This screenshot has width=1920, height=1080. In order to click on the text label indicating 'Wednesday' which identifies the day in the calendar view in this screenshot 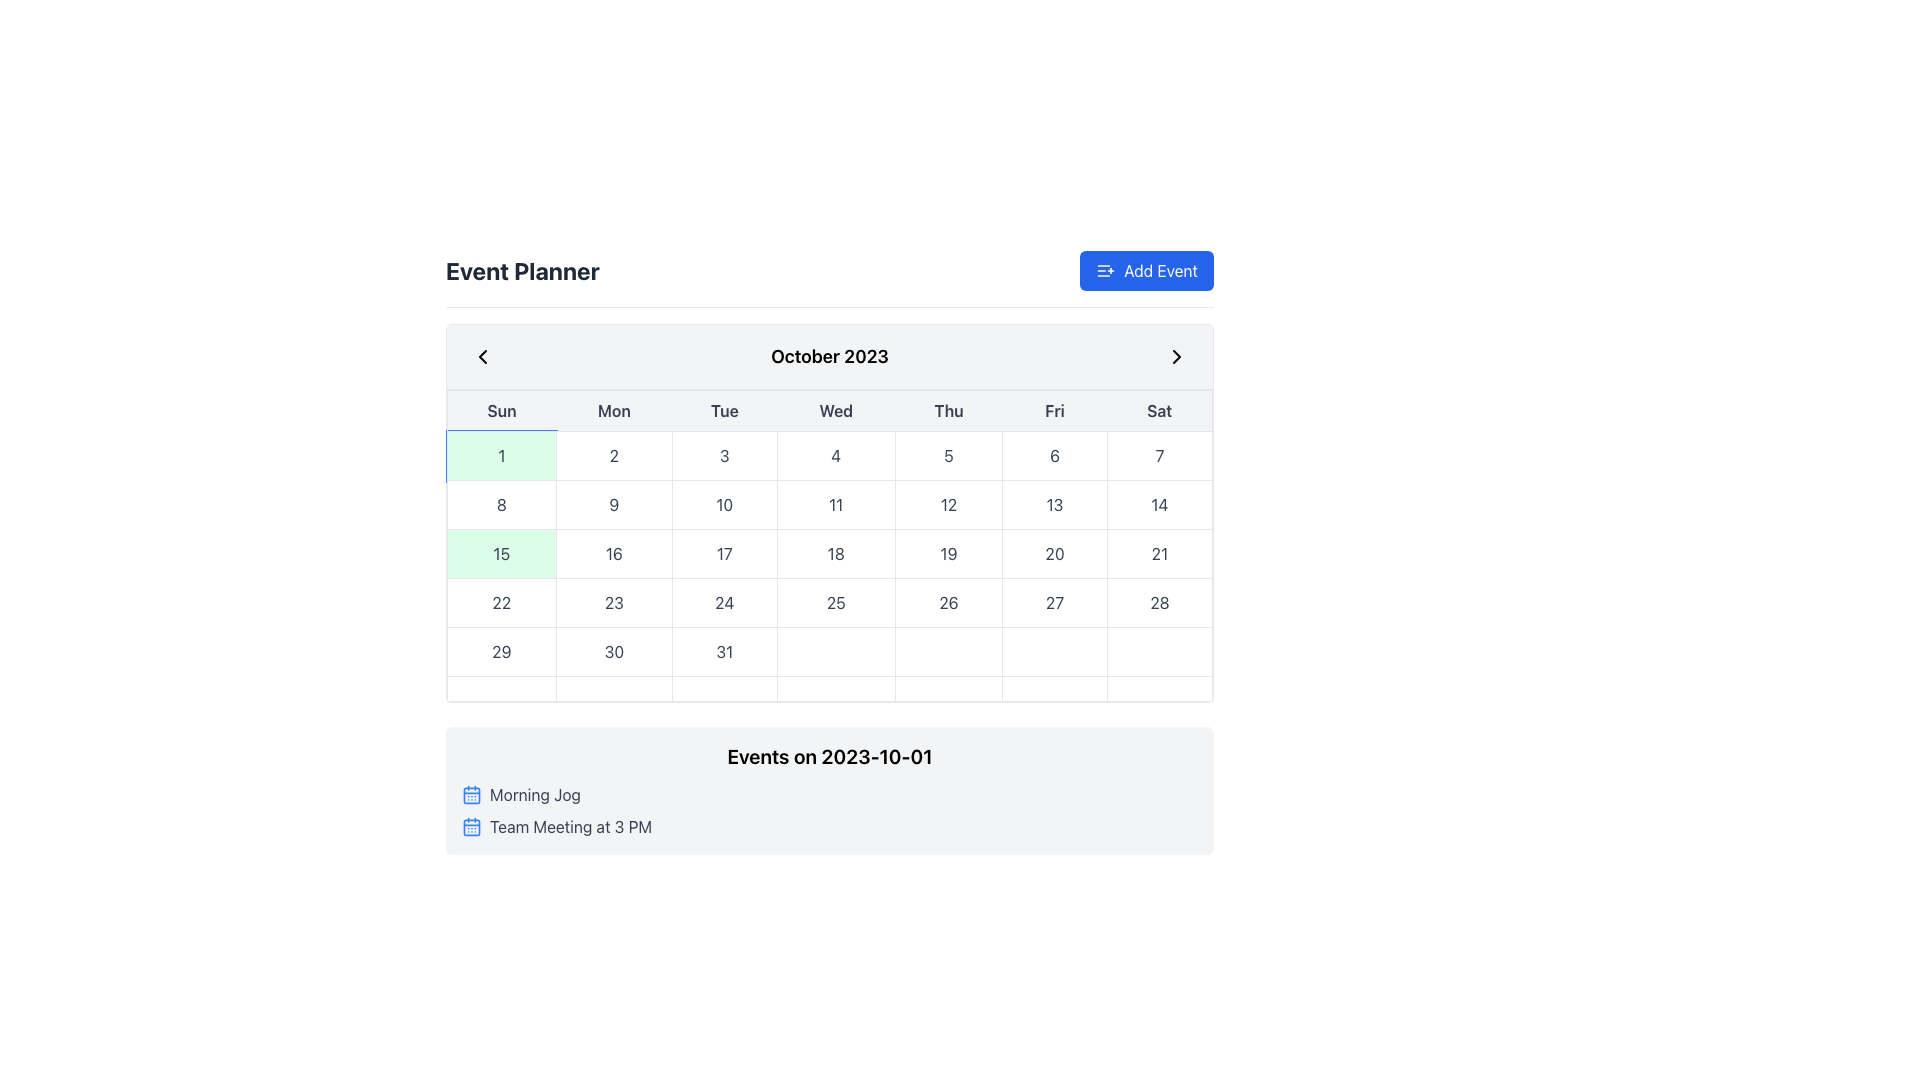, I will do `click(836, 410)`.